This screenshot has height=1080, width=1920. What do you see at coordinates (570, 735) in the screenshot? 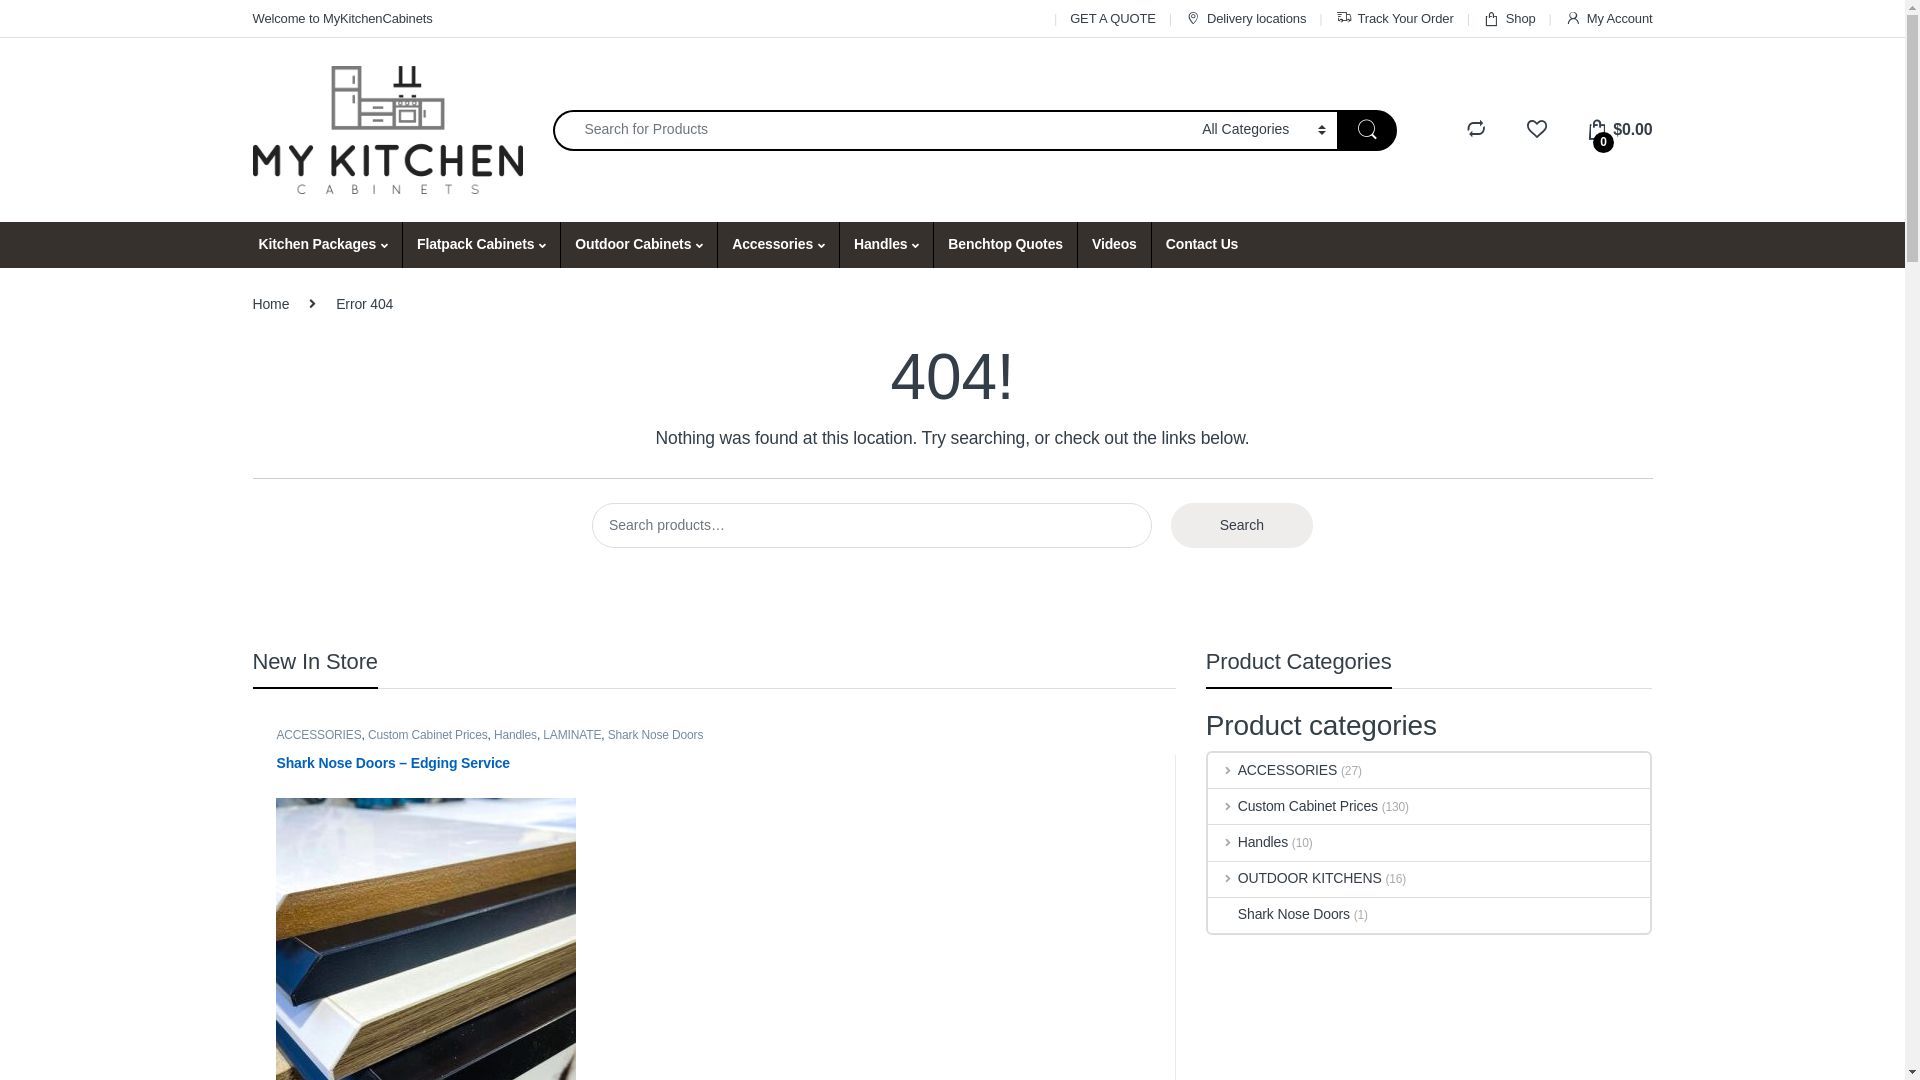
I see `'LAMINATE'` at bounding box center [570, 735].